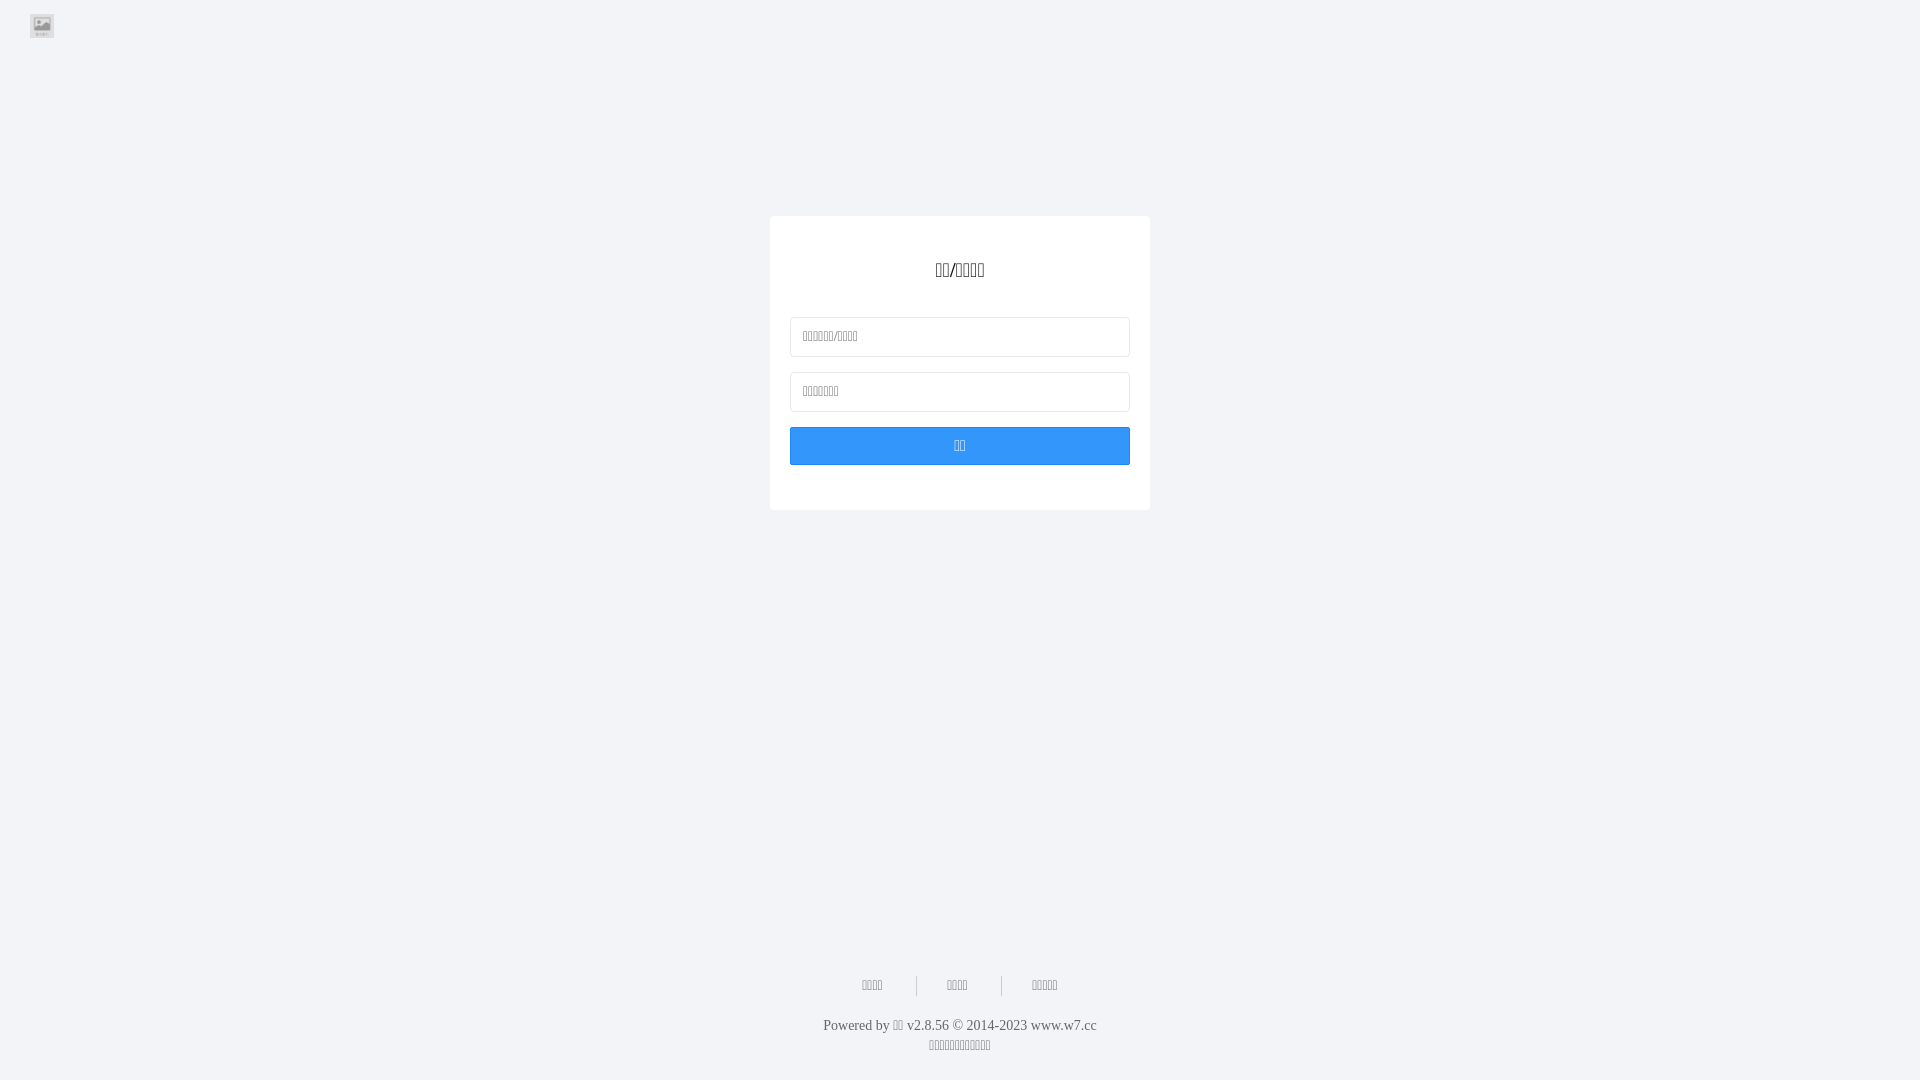 This screenshot has width=1920, height=1080. What do you see at coordinates (1031, 1025) in the screenshot?
I see `'www.w7.cc'` at bounding box center [1031, 1025].